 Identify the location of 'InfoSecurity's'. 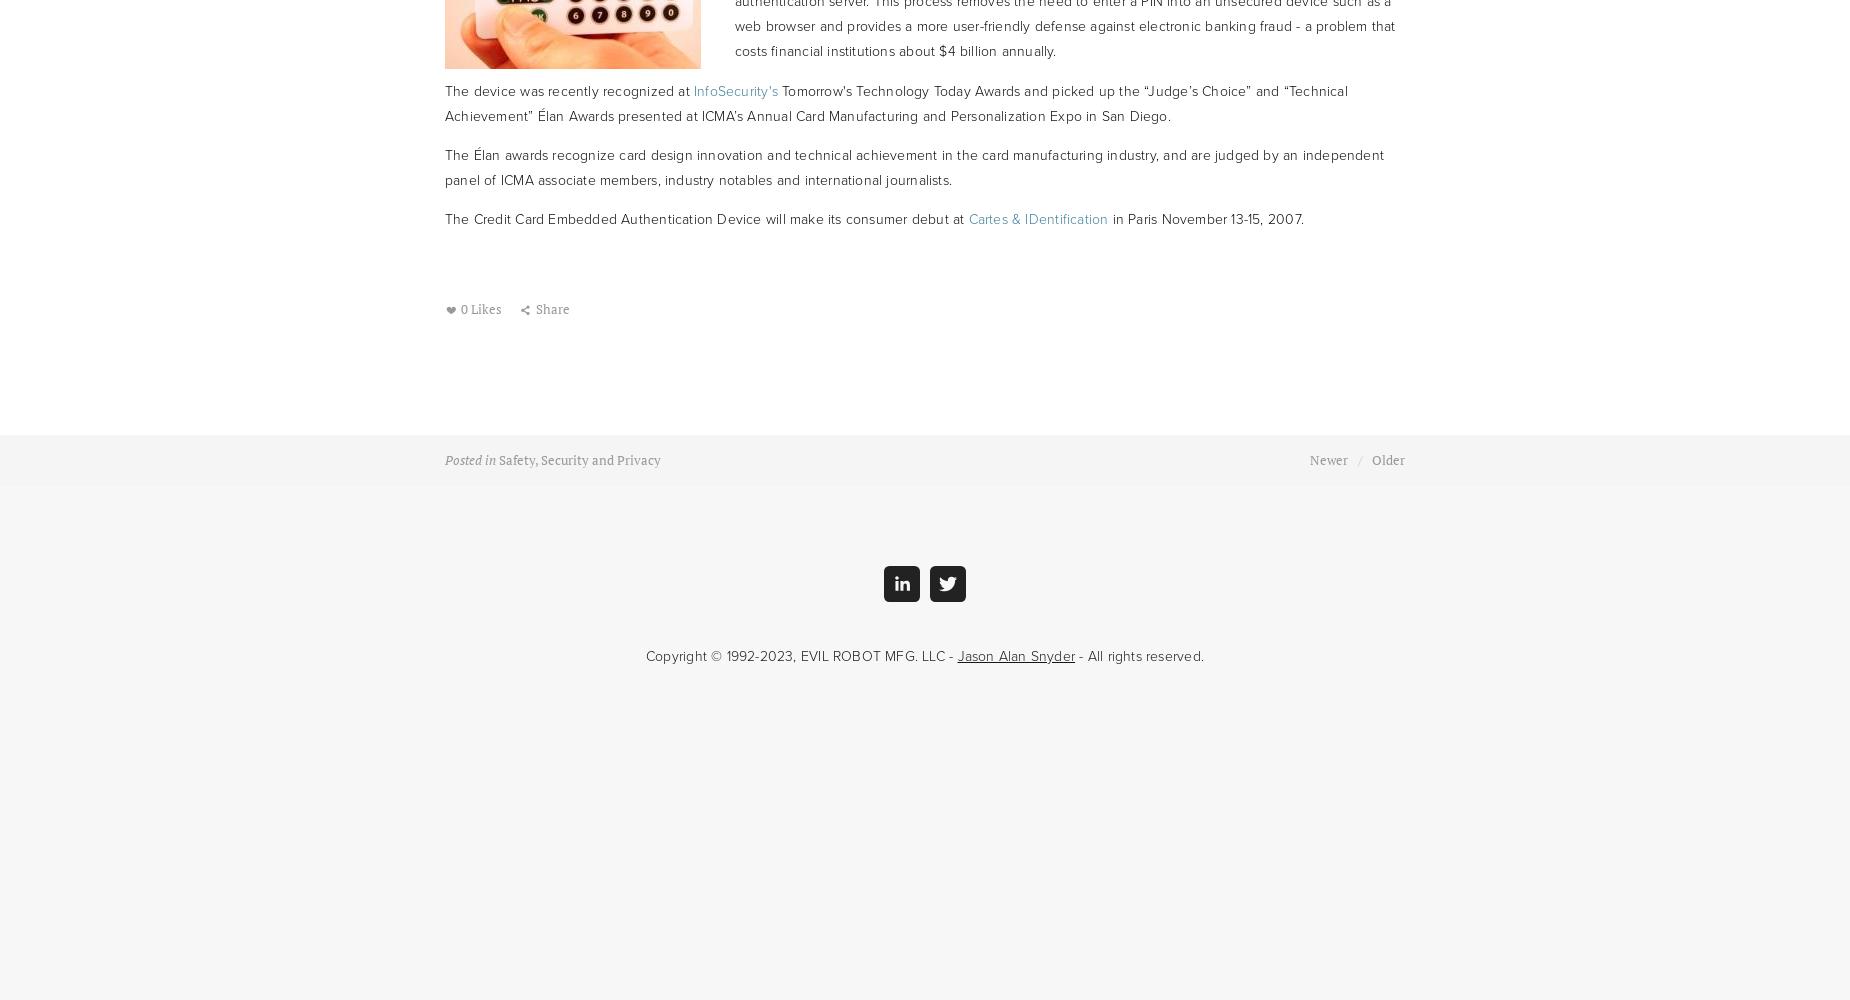
(735, 89).